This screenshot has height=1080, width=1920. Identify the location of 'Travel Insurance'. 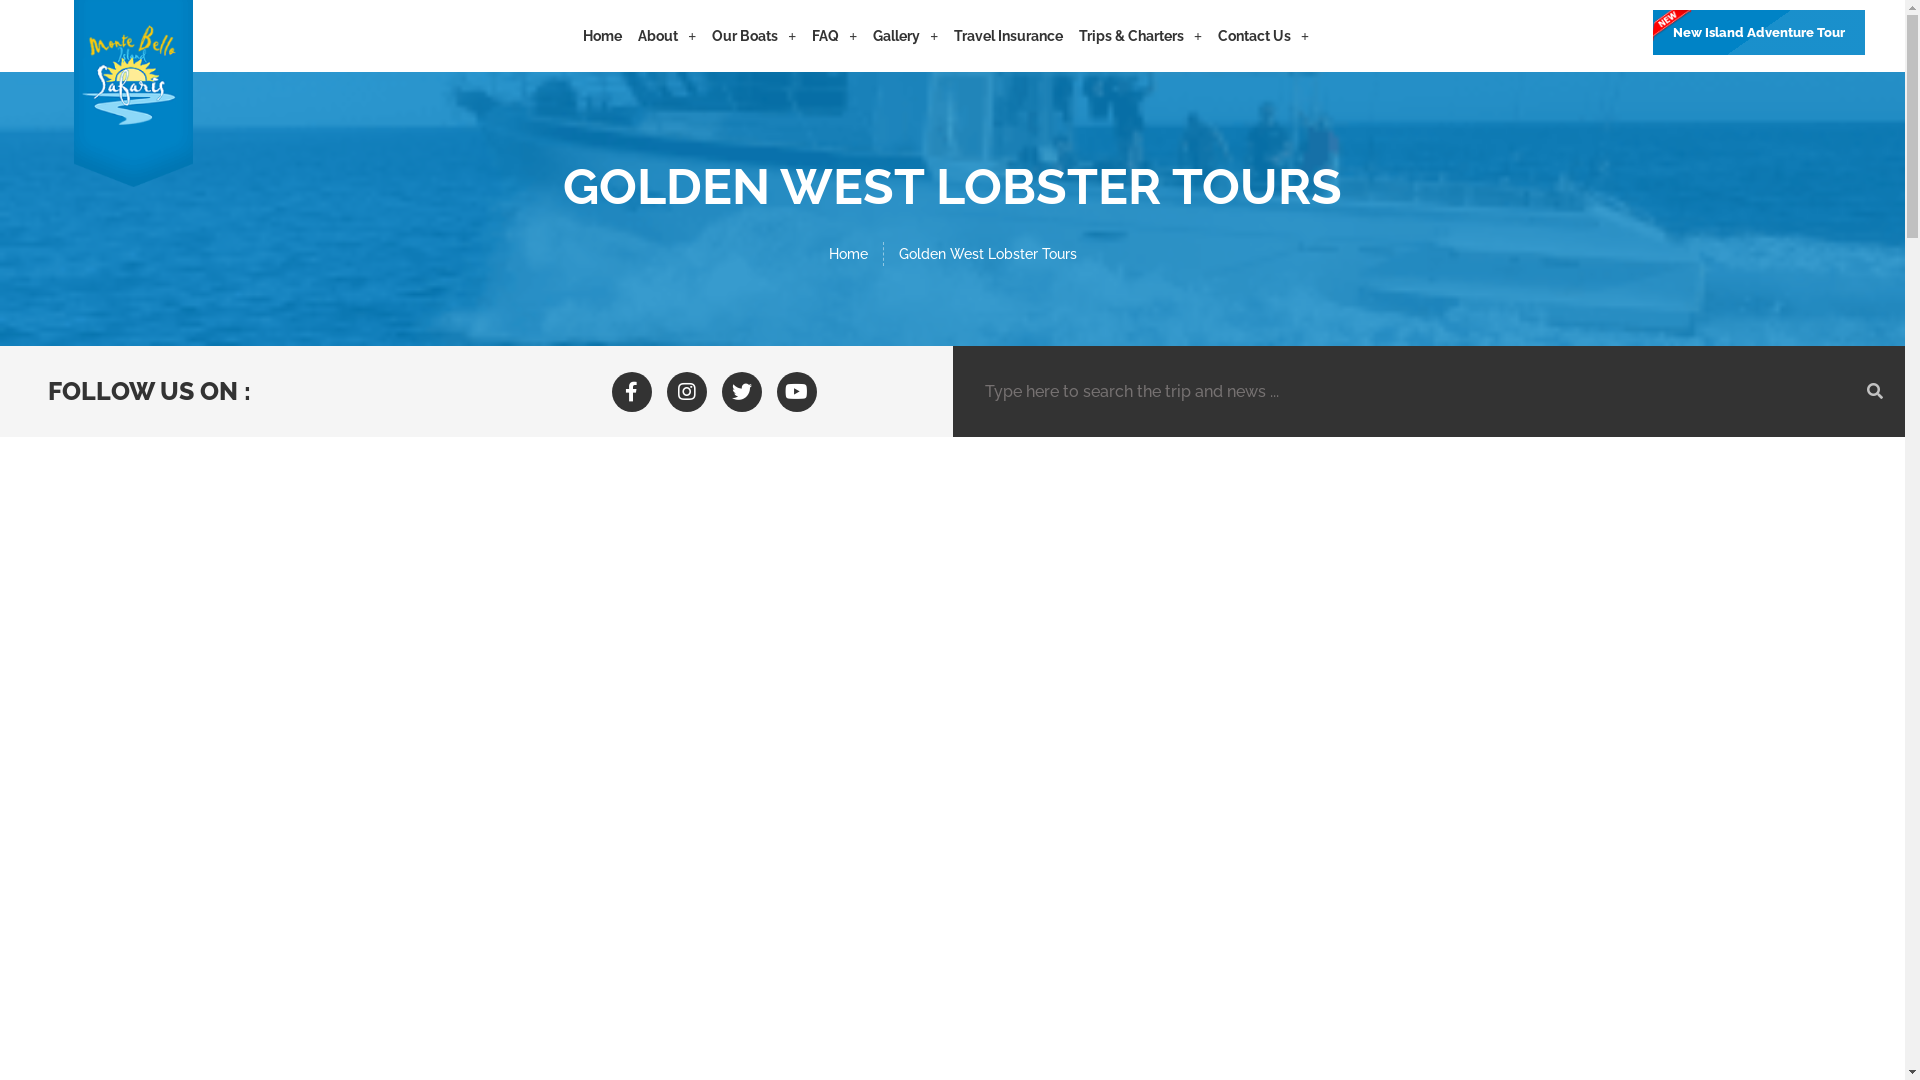
(1008, 35).